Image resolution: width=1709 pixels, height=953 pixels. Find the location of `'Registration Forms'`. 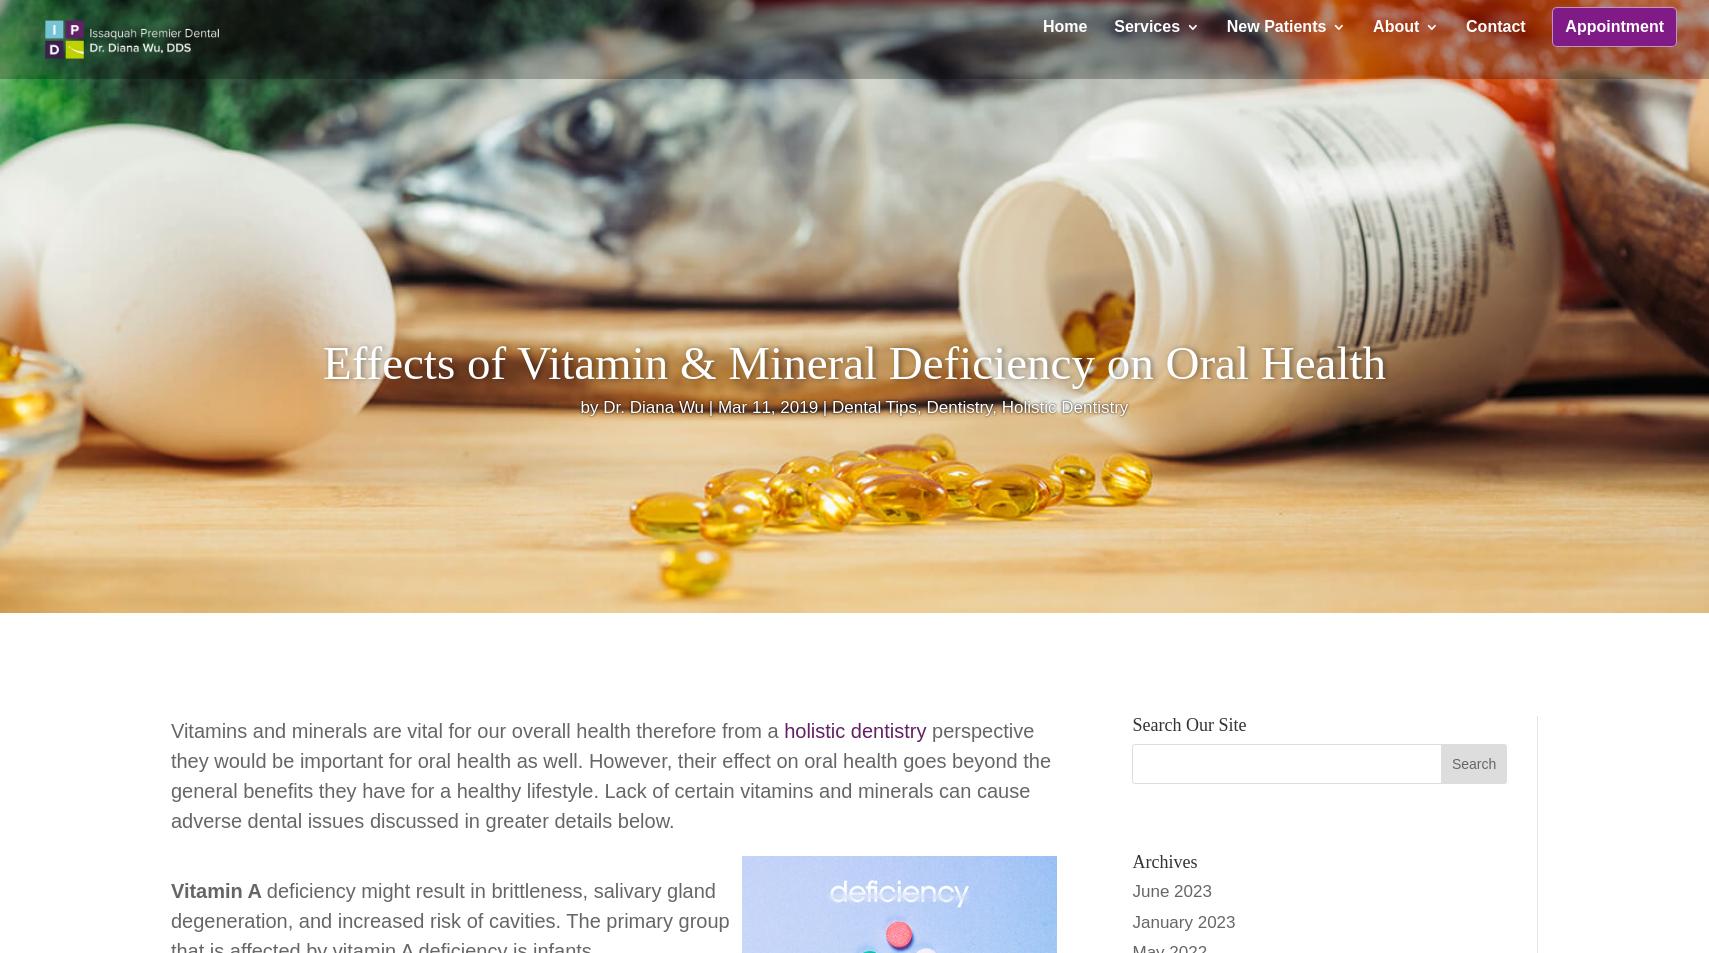

'Registration Forms' is located at coordinates (1339, 197).